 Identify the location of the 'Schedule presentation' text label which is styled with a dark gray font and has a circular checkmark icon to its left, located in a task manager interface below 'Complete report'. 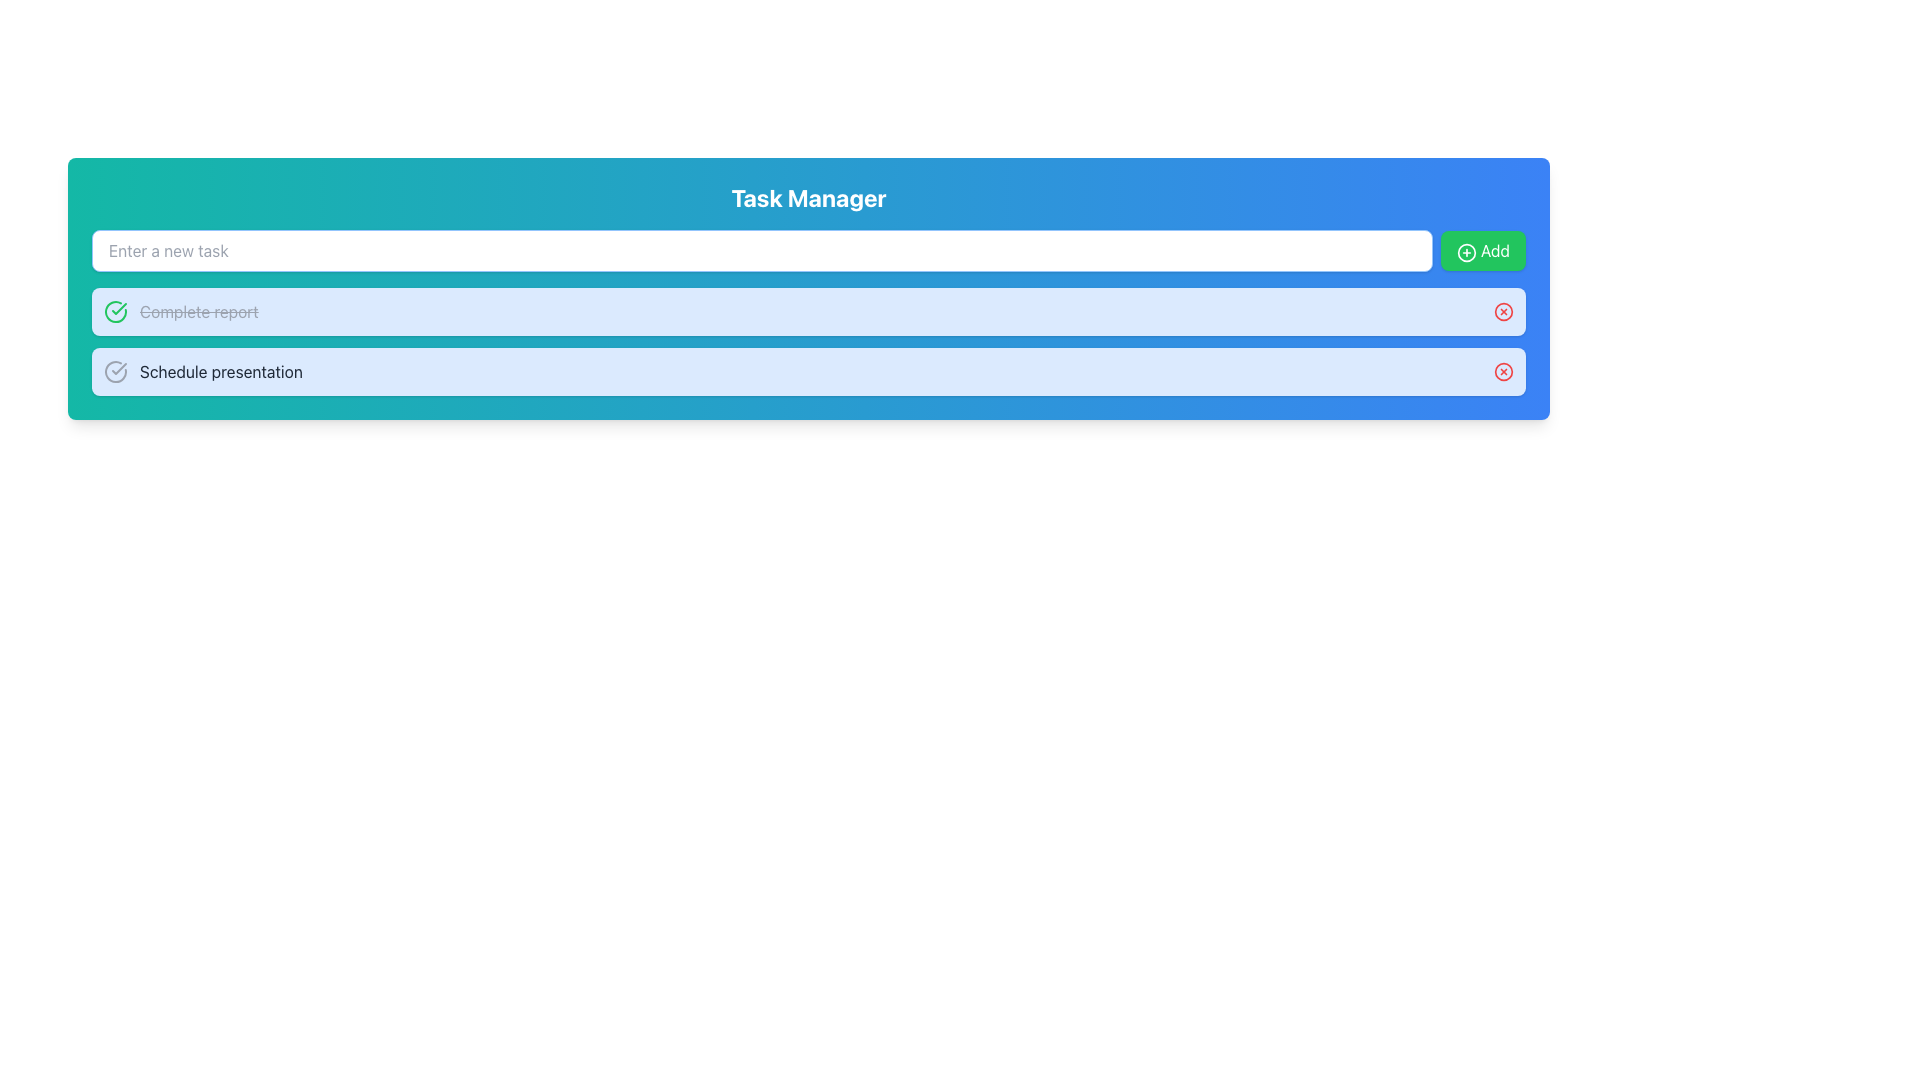
(203, 371).